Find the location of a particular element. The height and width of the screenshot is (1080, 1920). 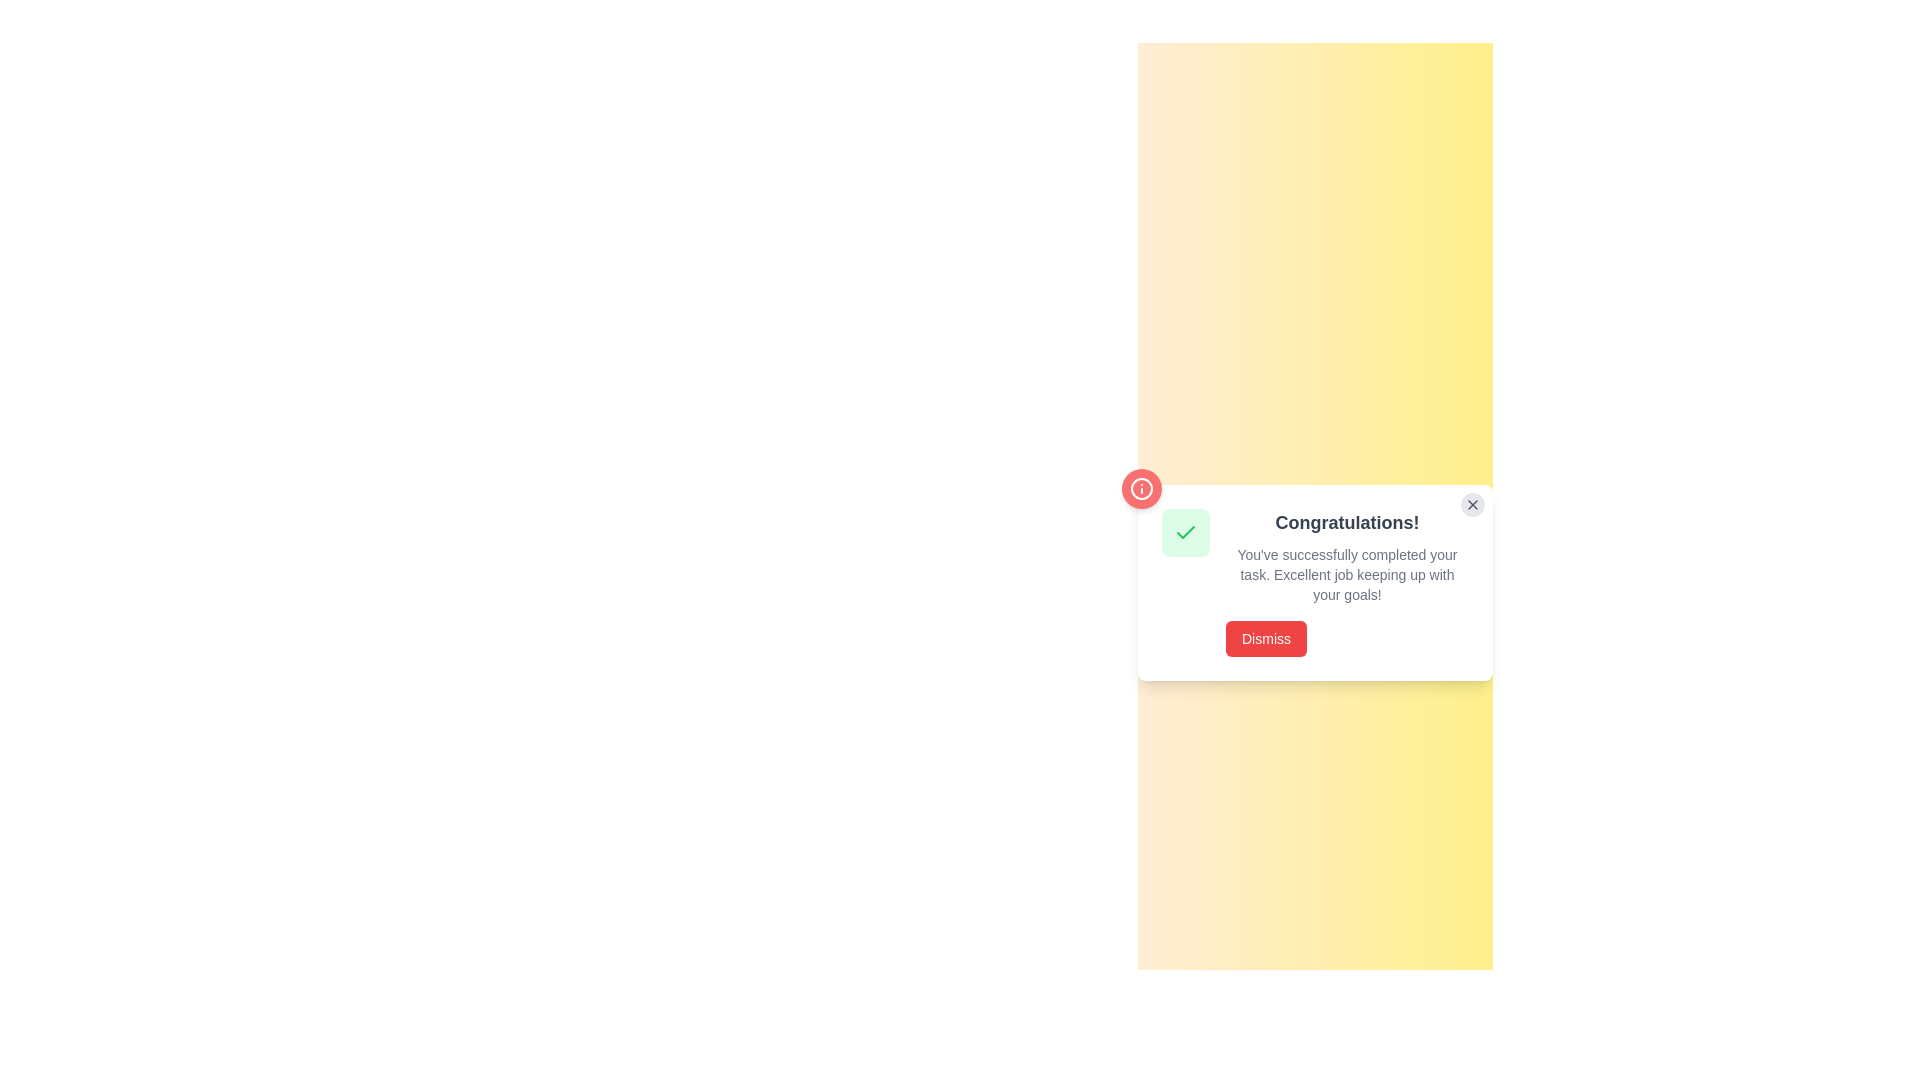

the circular close button in the top-right corner of the congratulatory card is located at coordinates (1473, 504).